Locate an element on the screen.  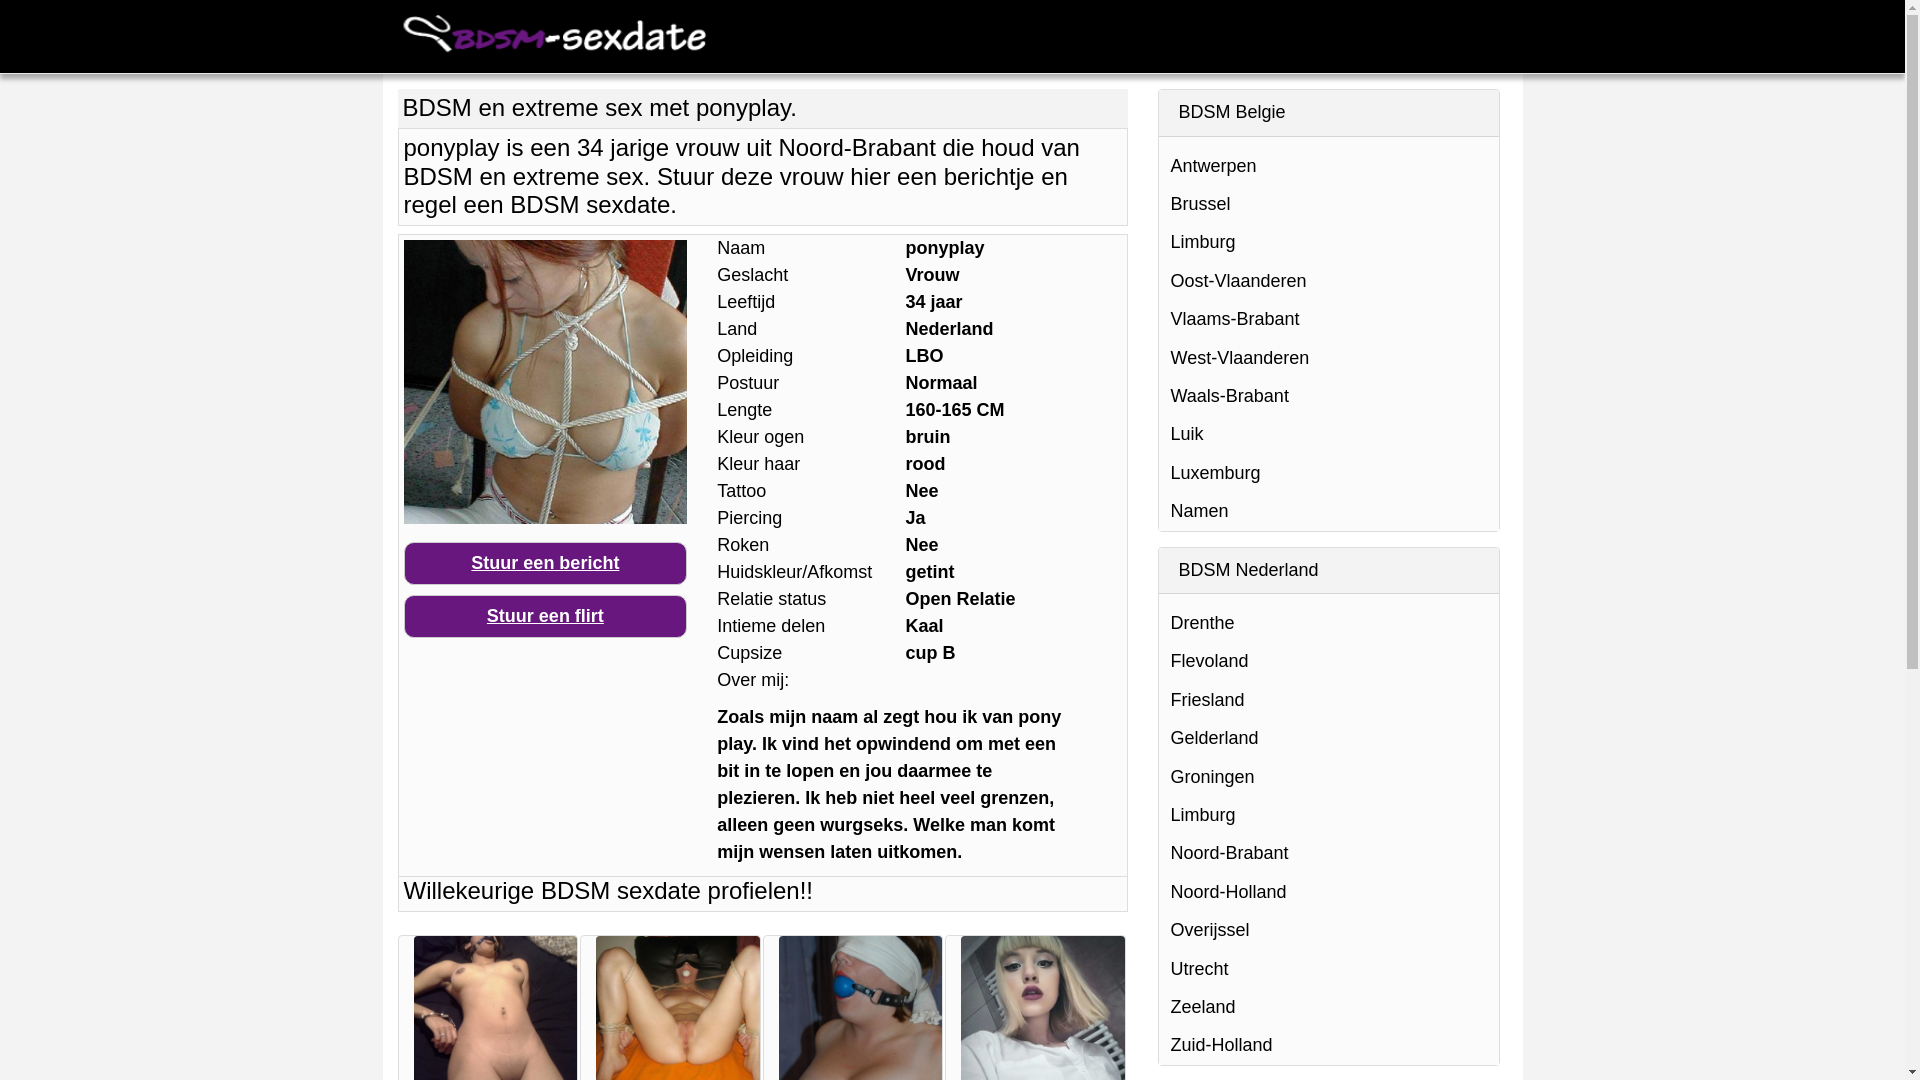
'Stuur een flirt' is located at coordinates (545, 615).